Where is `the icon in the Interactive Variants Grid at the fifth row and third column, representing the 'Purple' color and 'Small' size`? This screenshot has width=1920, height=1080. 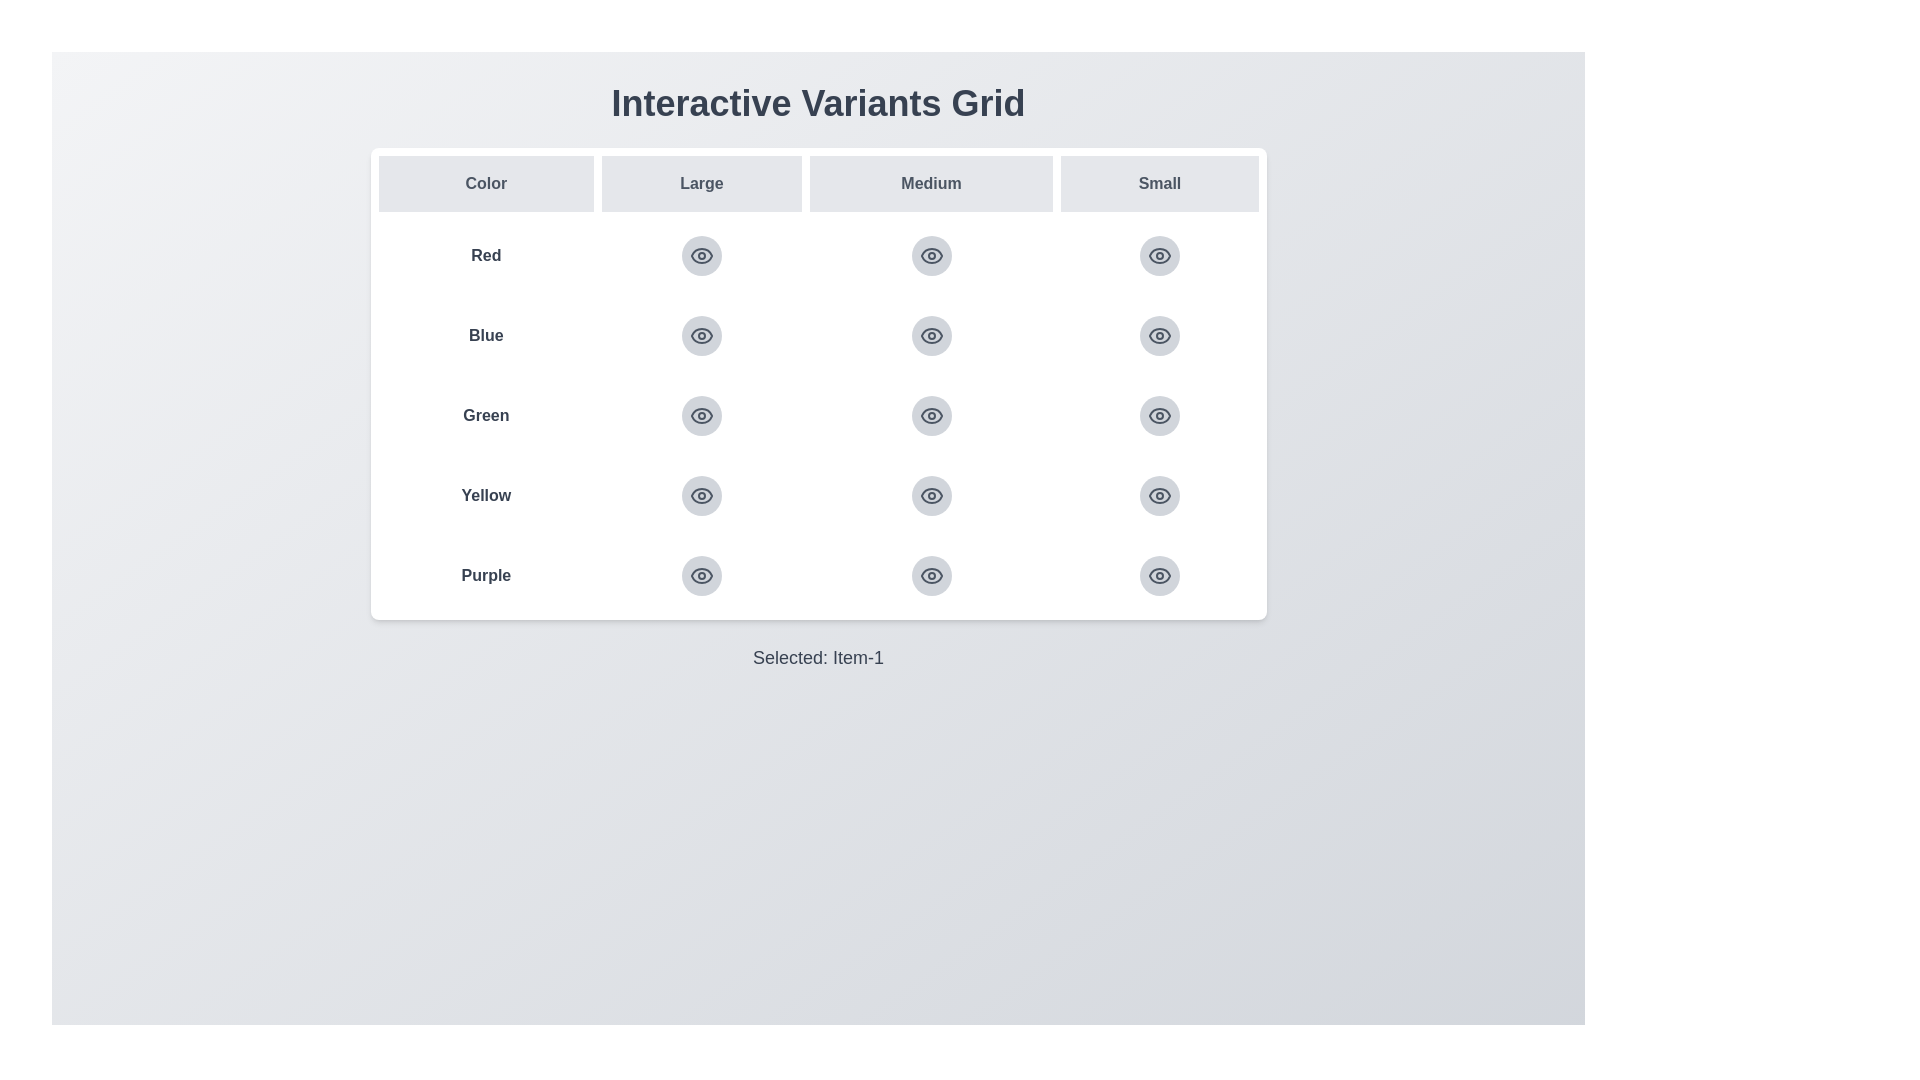
the icon in the Interactive Variants Grid at the fifth row and third column, representing the 'Purple' color and 'Small' size is located at coordinates (1160, 575).